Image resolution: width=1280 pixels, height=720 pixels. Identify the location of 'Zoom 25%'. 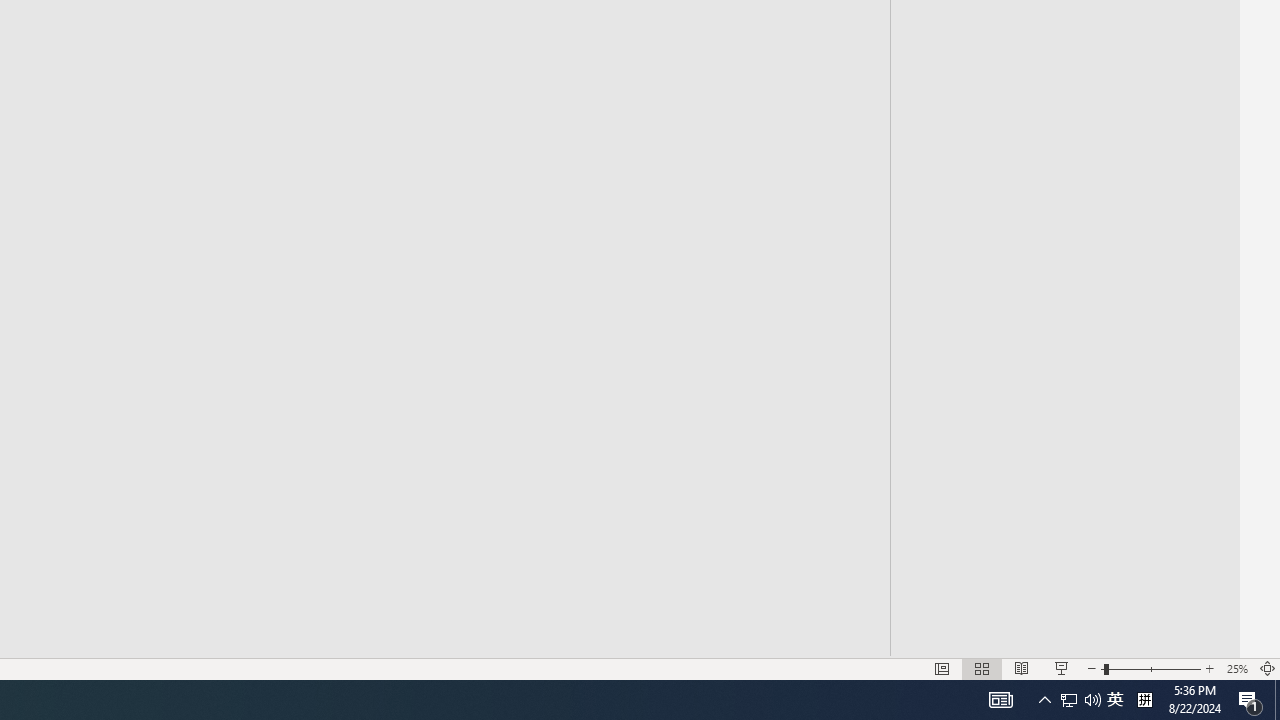
(1236, 669).